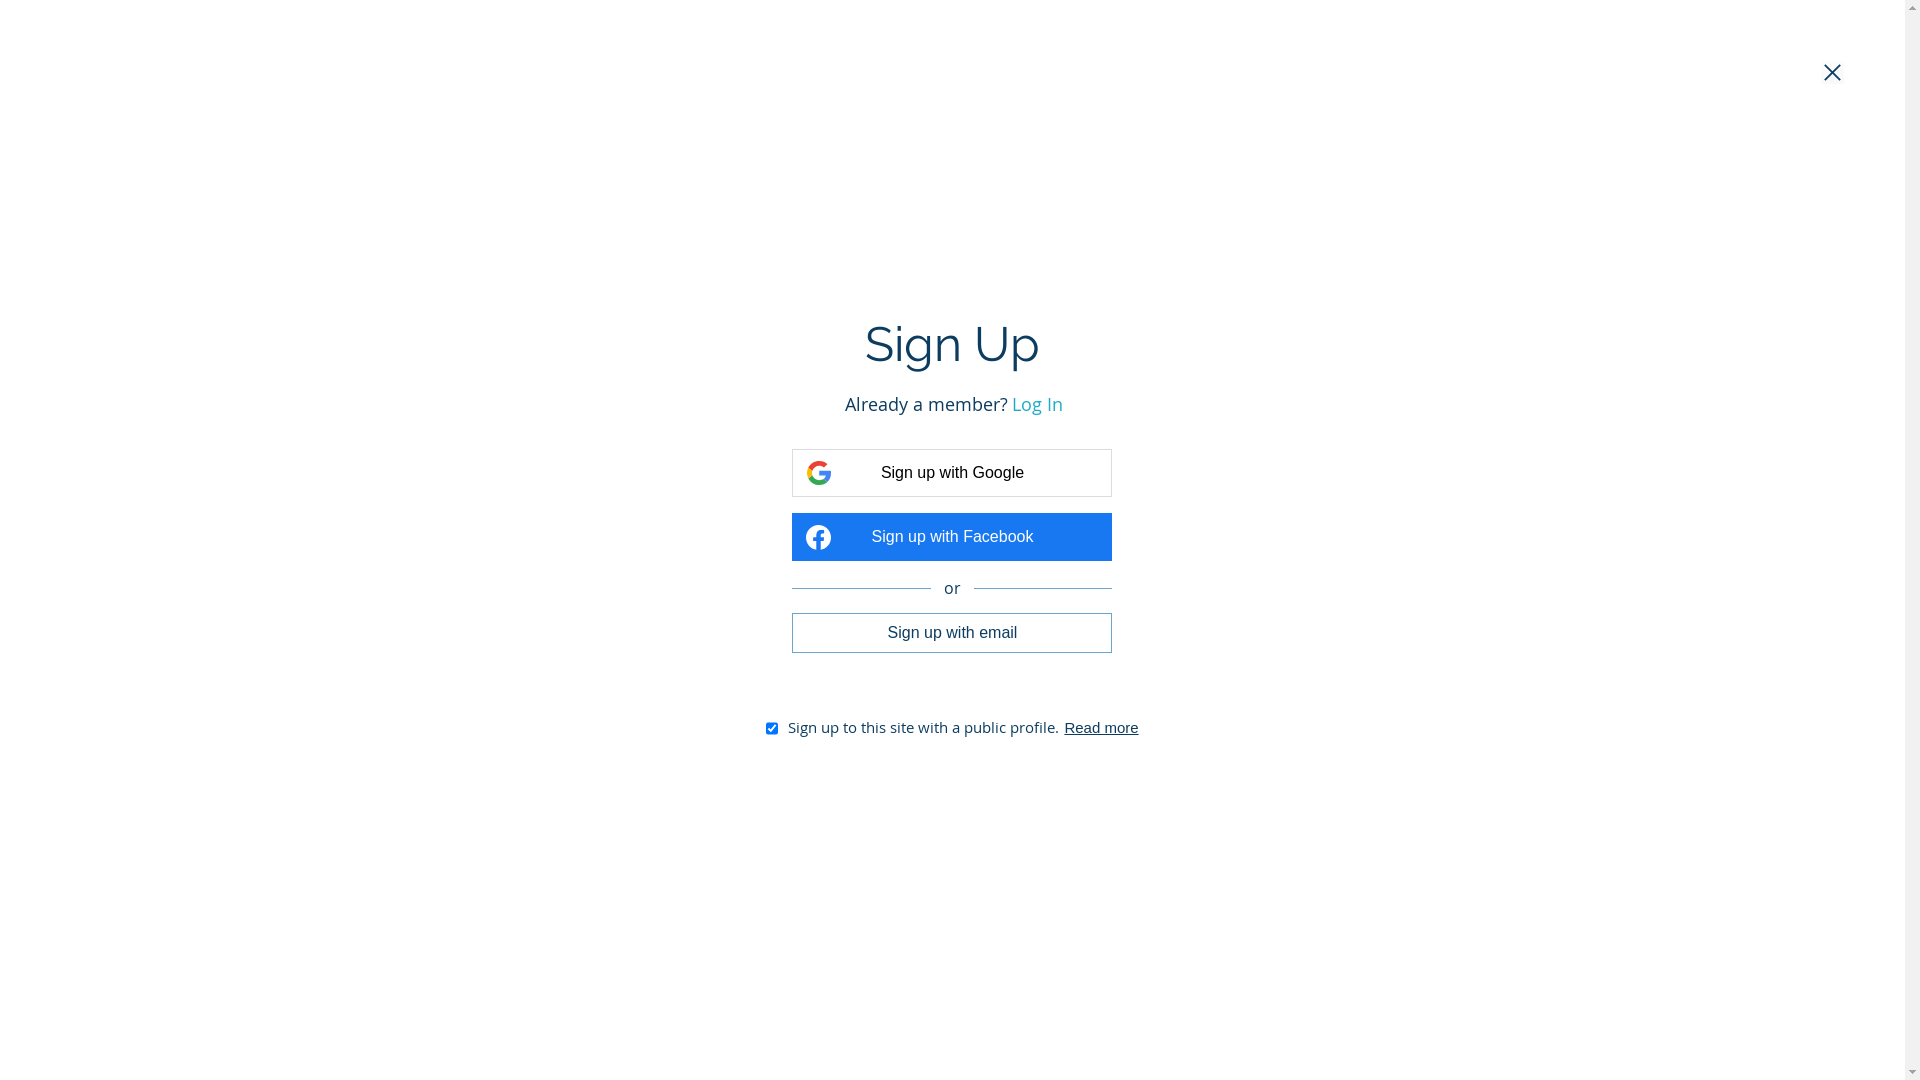 This screenshot has width=1920, height=1080. What do you see at coordinates (950, 473) in the screenshot?
I see `'Sign up with Google'` at bounding box center [950, 473].